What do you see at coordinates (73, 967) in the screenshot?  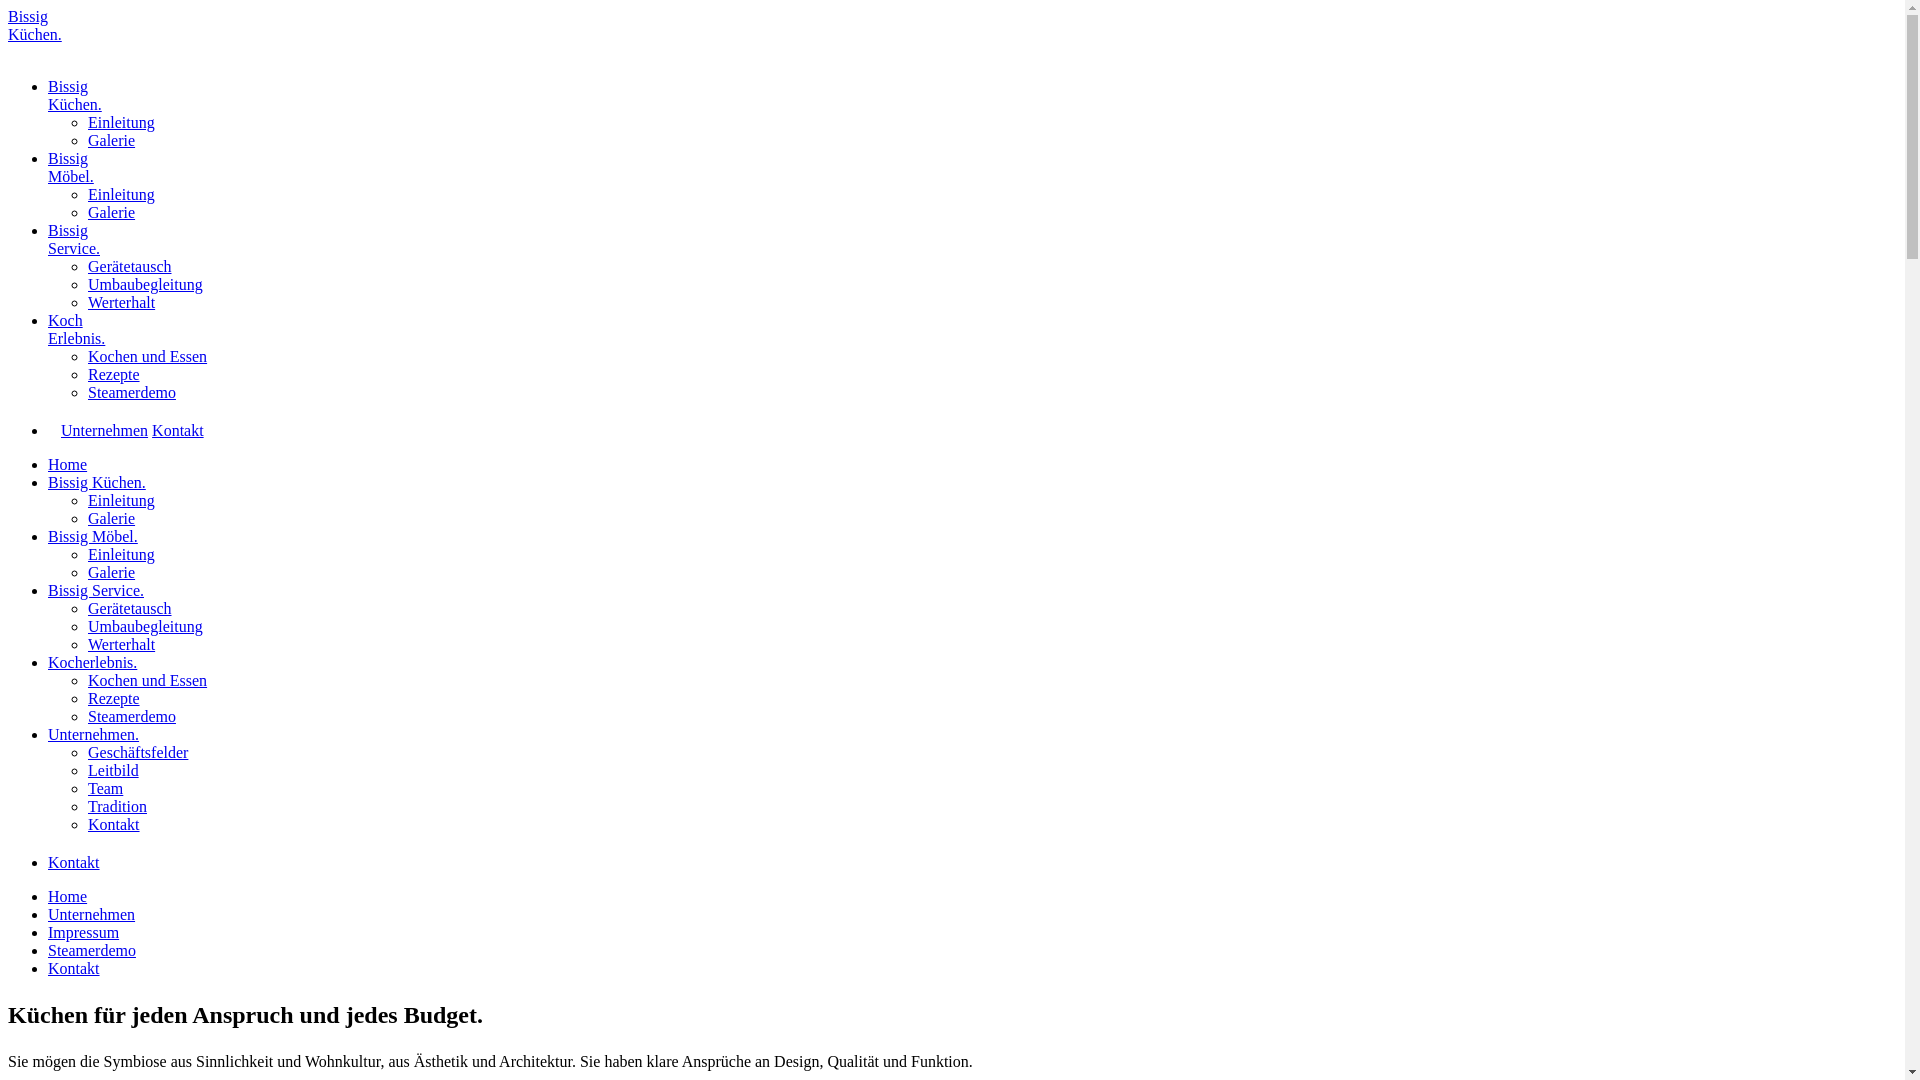 I see `'Kontakt'` at bounding box center [73, 967].